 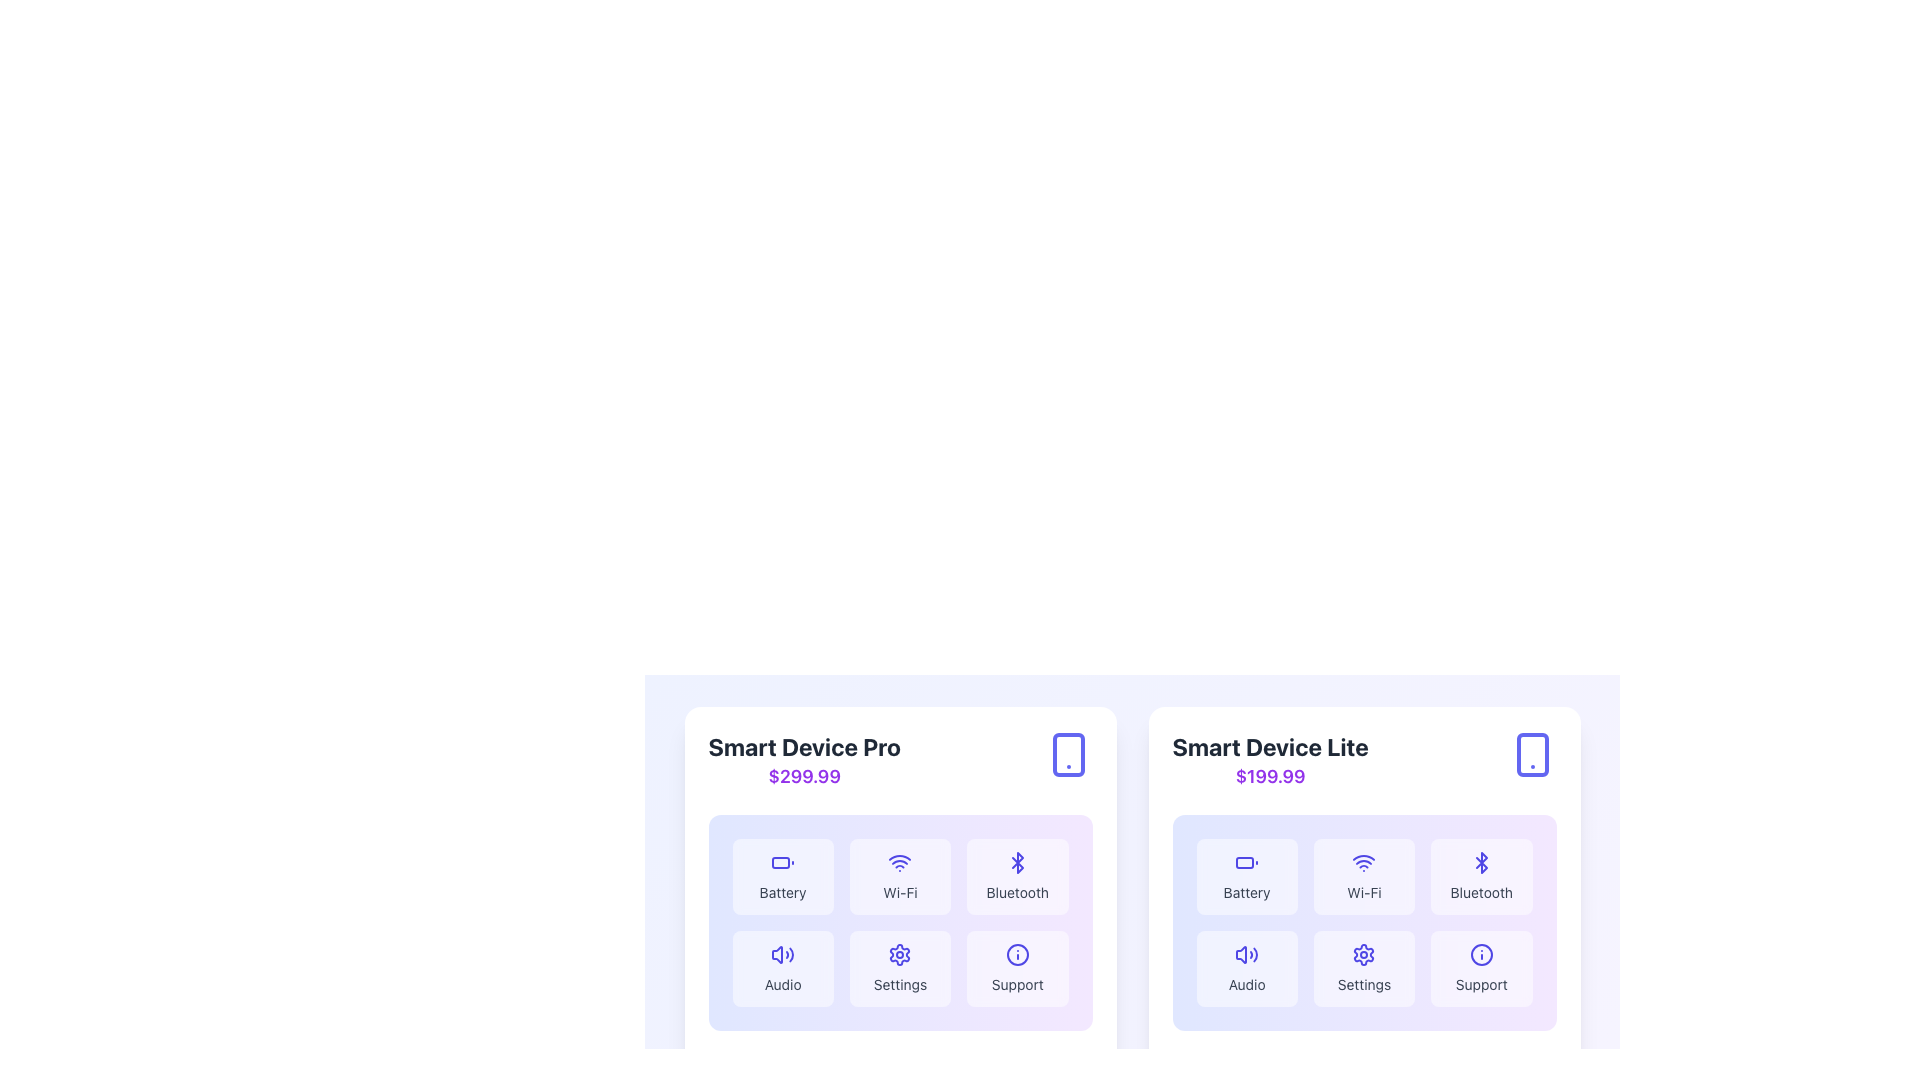 What do you see at coordinates (1481, 967) in the screenshot?
I see `the 'Support' button located in the bottom-right corner of the 'Smart Device Lite' panel` at bounding box center [1481, 967].